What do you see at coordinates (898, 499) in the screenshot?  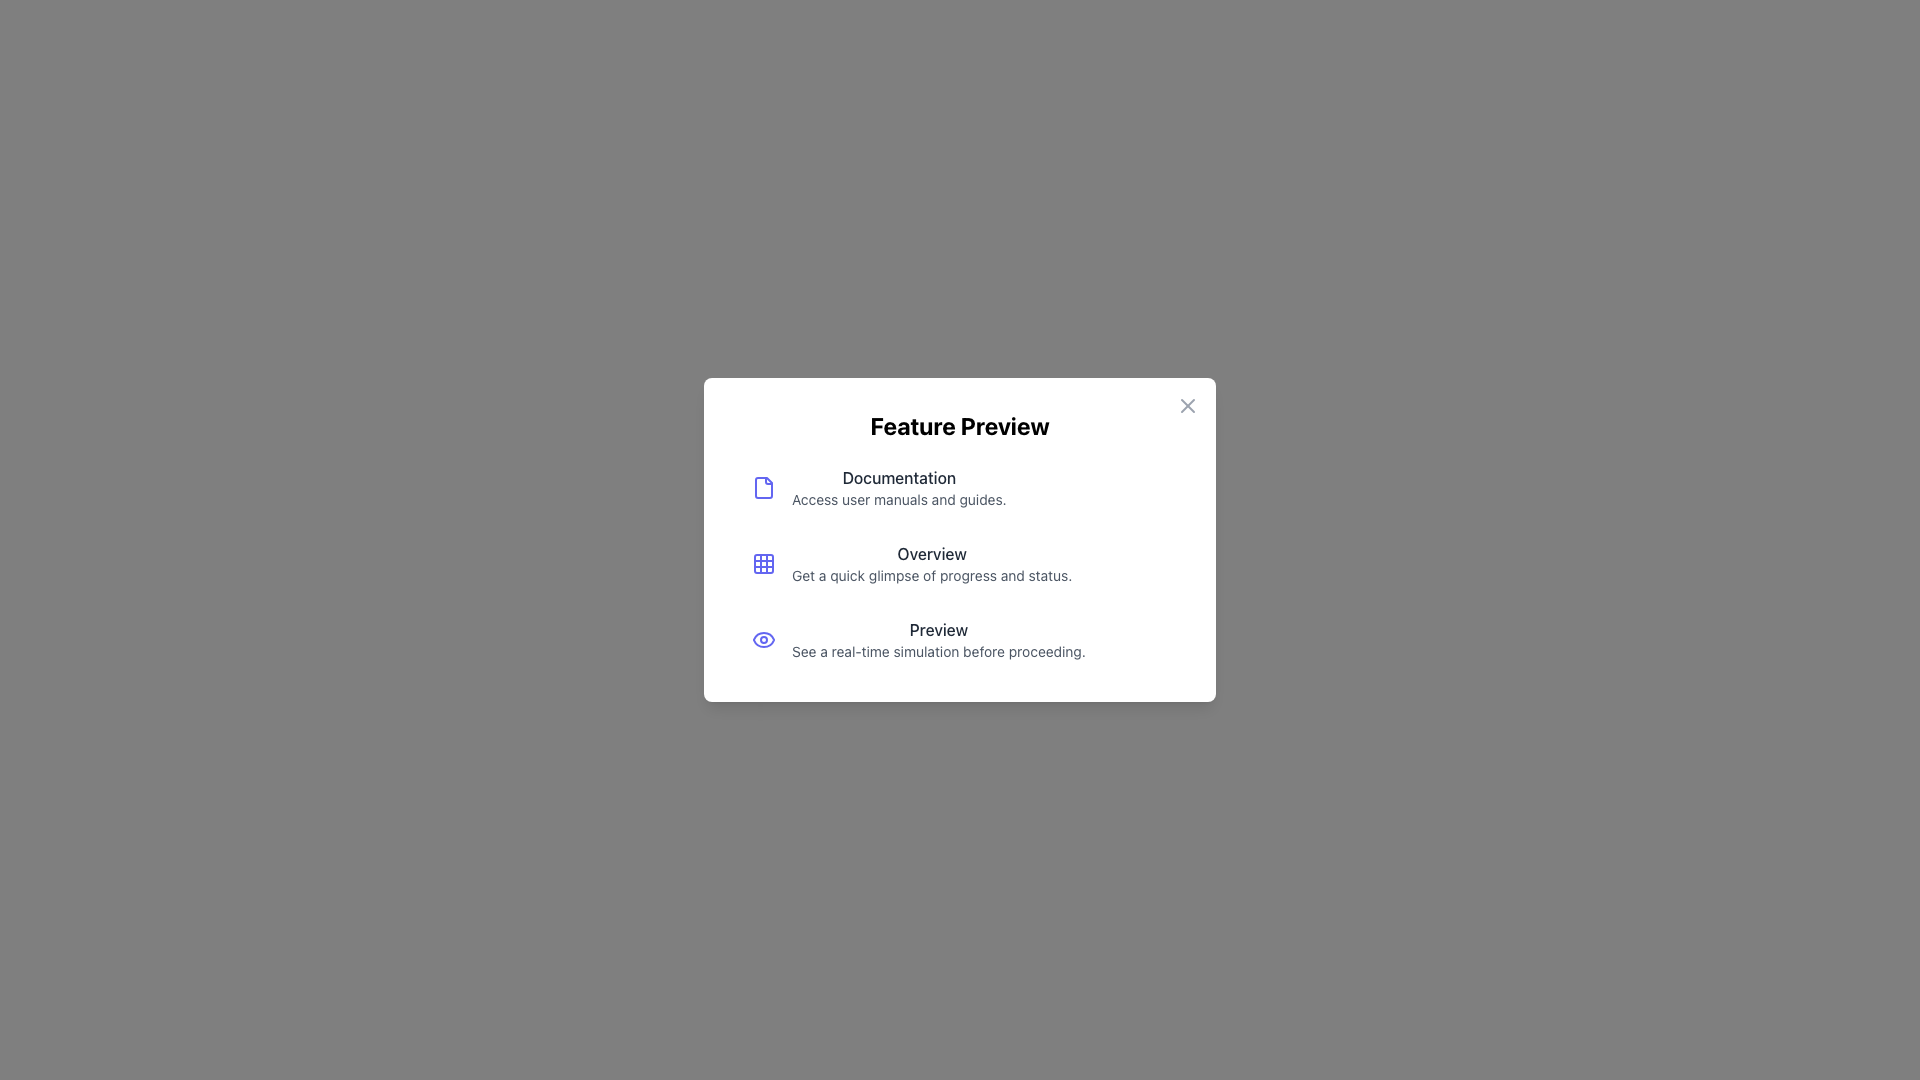 I see `the static text label that provides a brief description for the 'Documentation' feature, located beneath the heading 'Documentation' in the 'Feature Preview' modal` at bounding box center [898, 499].